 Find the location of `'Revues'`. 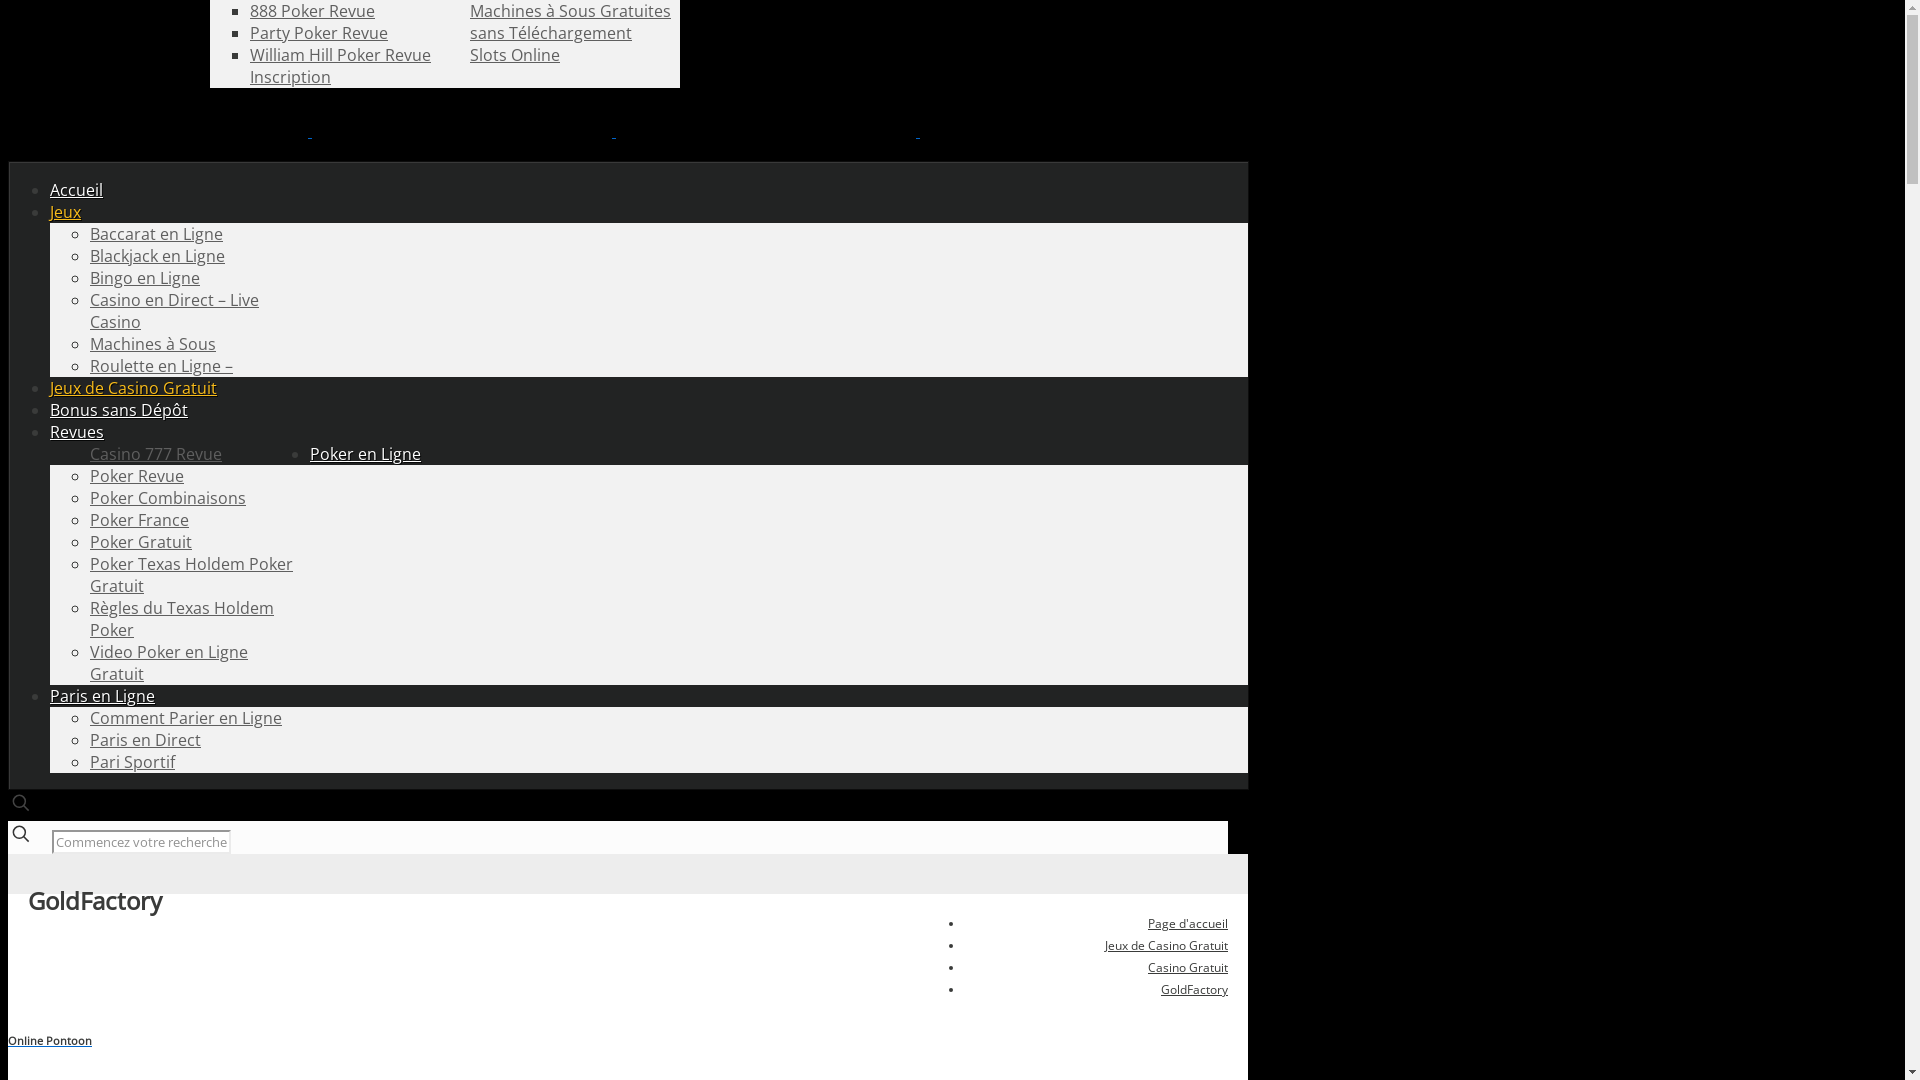

'Revues' is located at coordinates (76, 431).